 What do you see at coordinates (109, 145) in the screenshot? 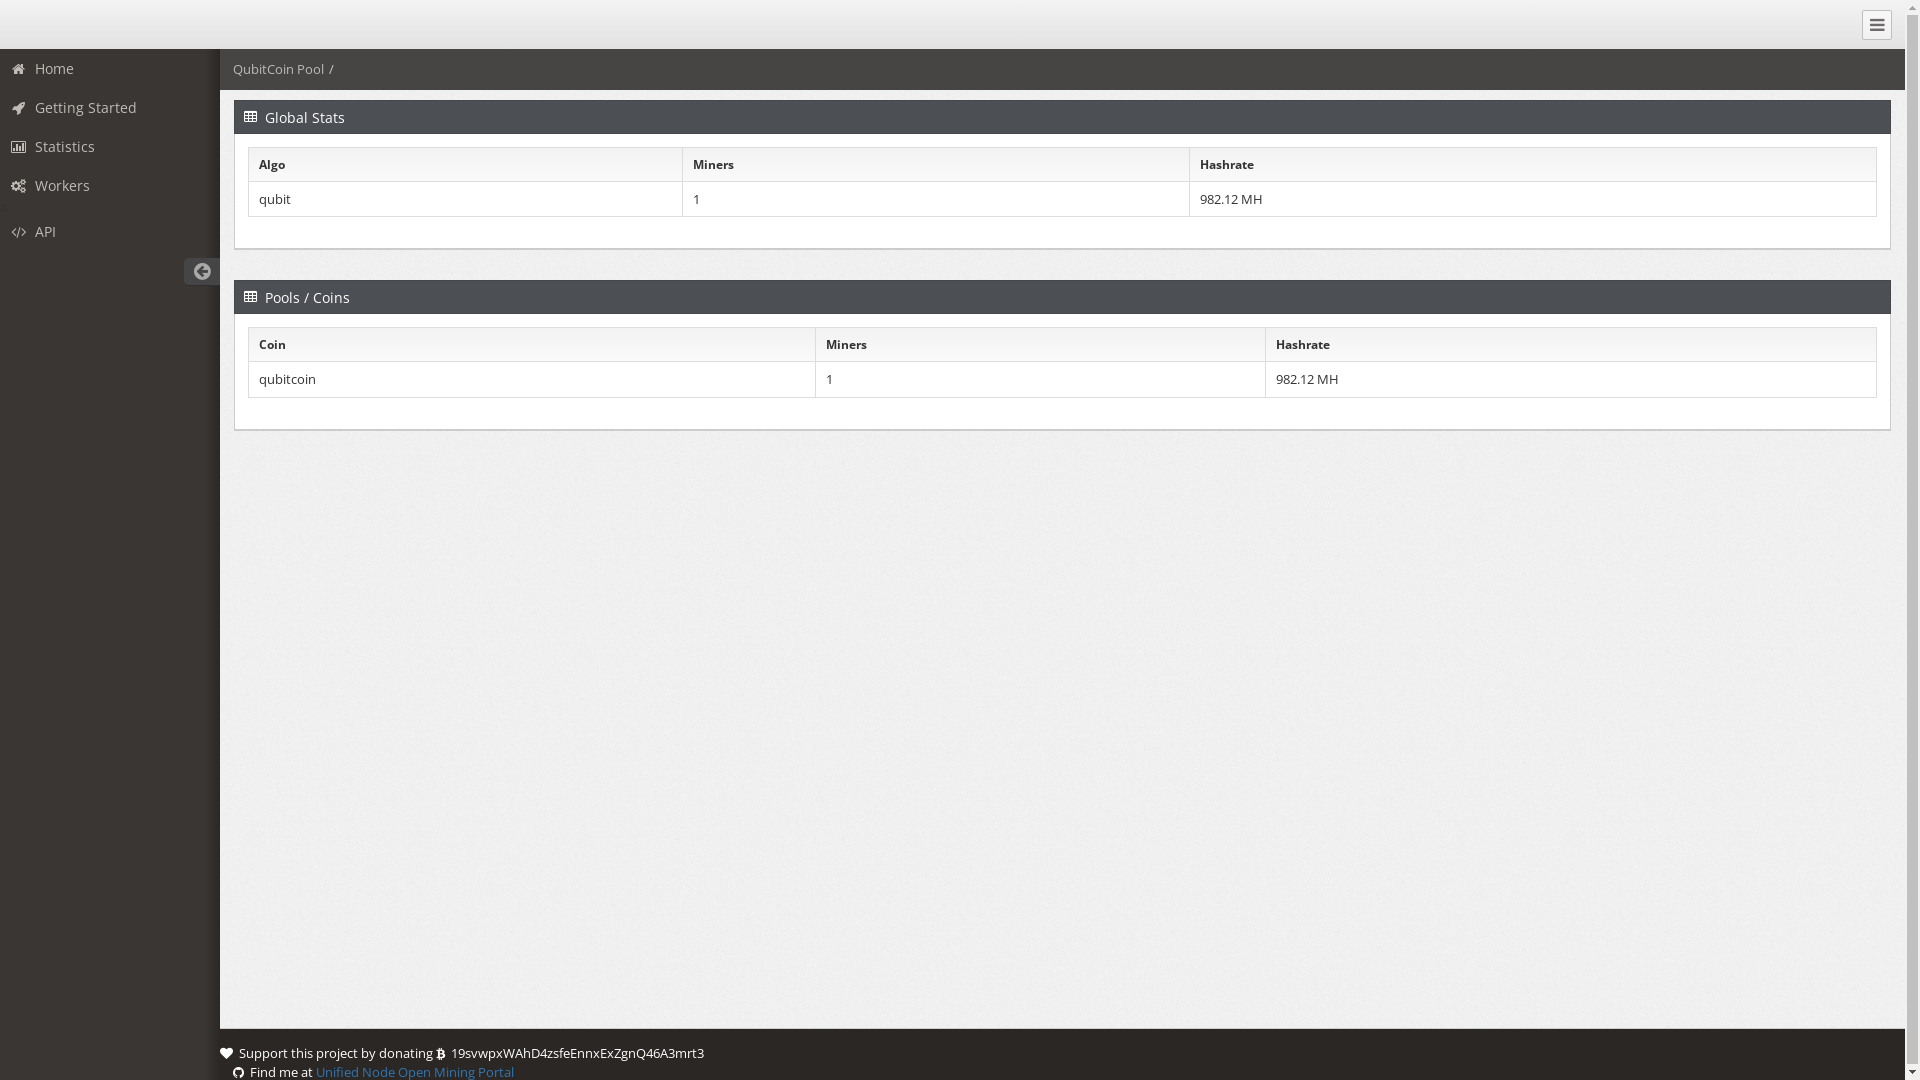
I see `'Statistics'` at bounding box center [109, 145].